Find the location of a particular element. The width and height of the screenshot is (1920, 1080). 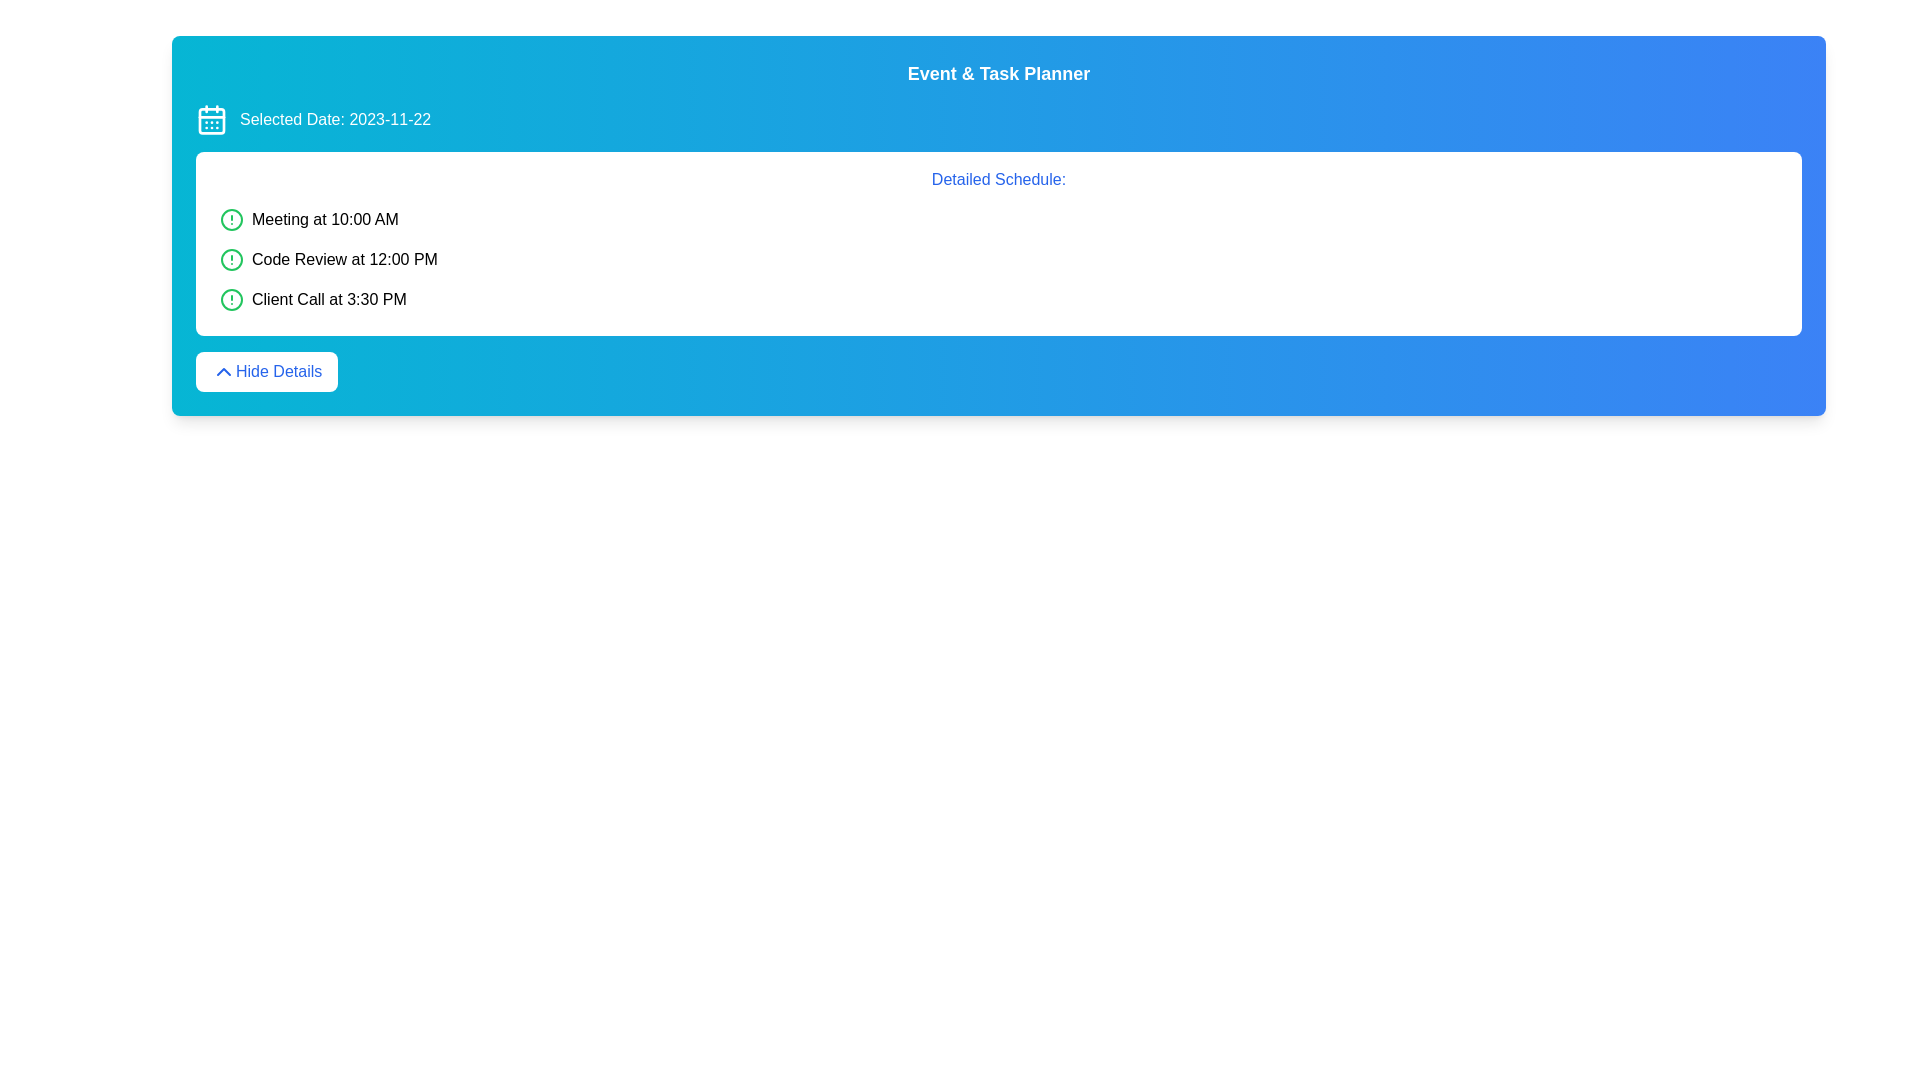

the text element reading 'Code Review at 12:00 PM', which is the second item in the list of scheduled events, located centrally within a white card with a blue header is located at coordinates (345, 258).